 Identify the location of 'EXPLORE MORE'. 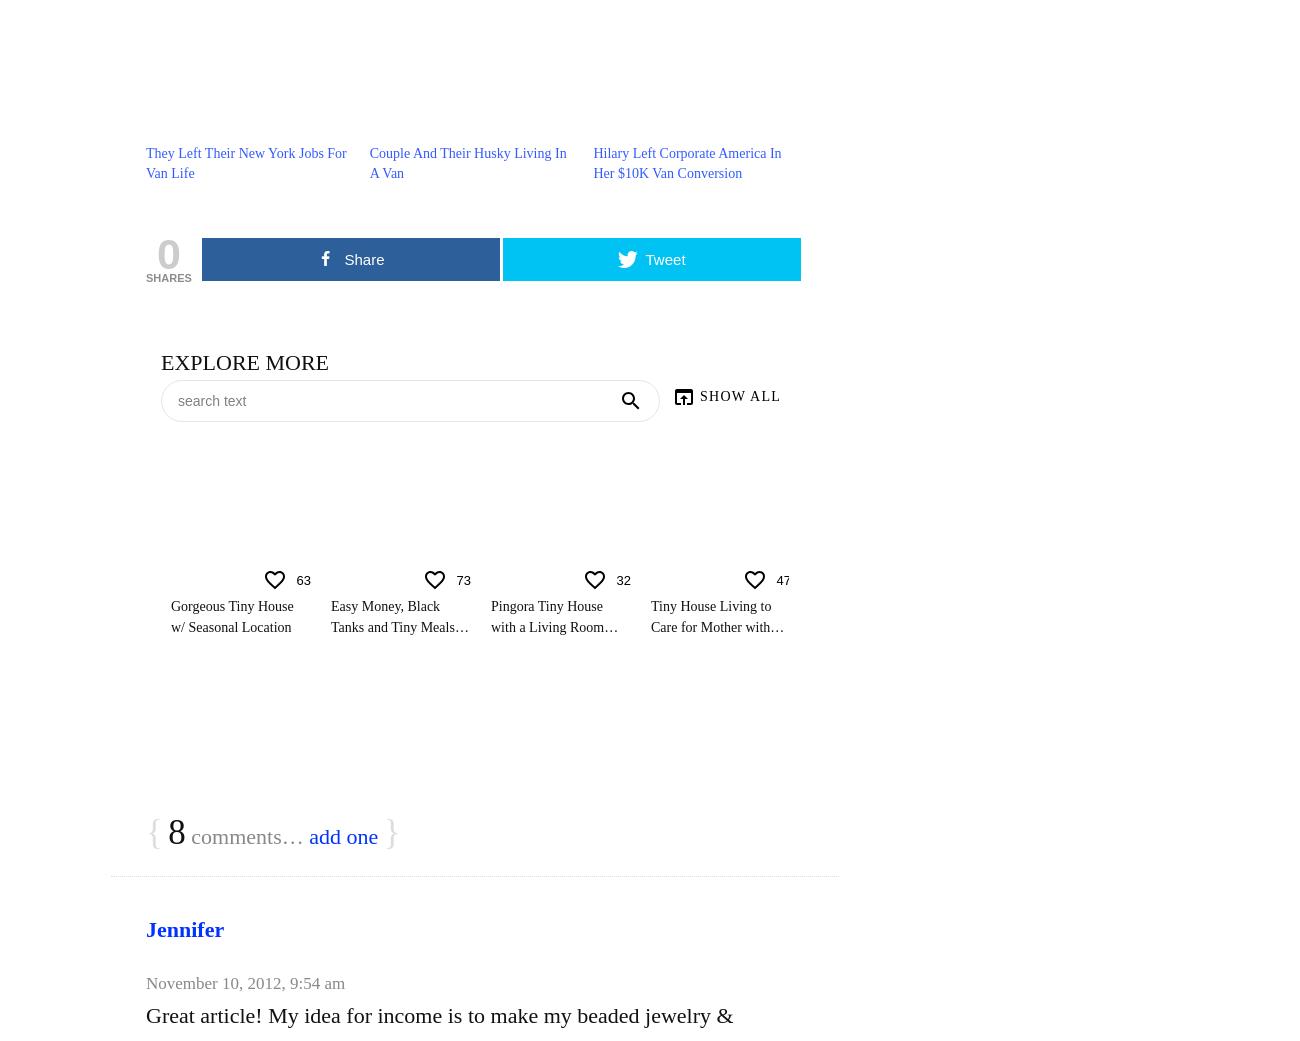
(244, 362).